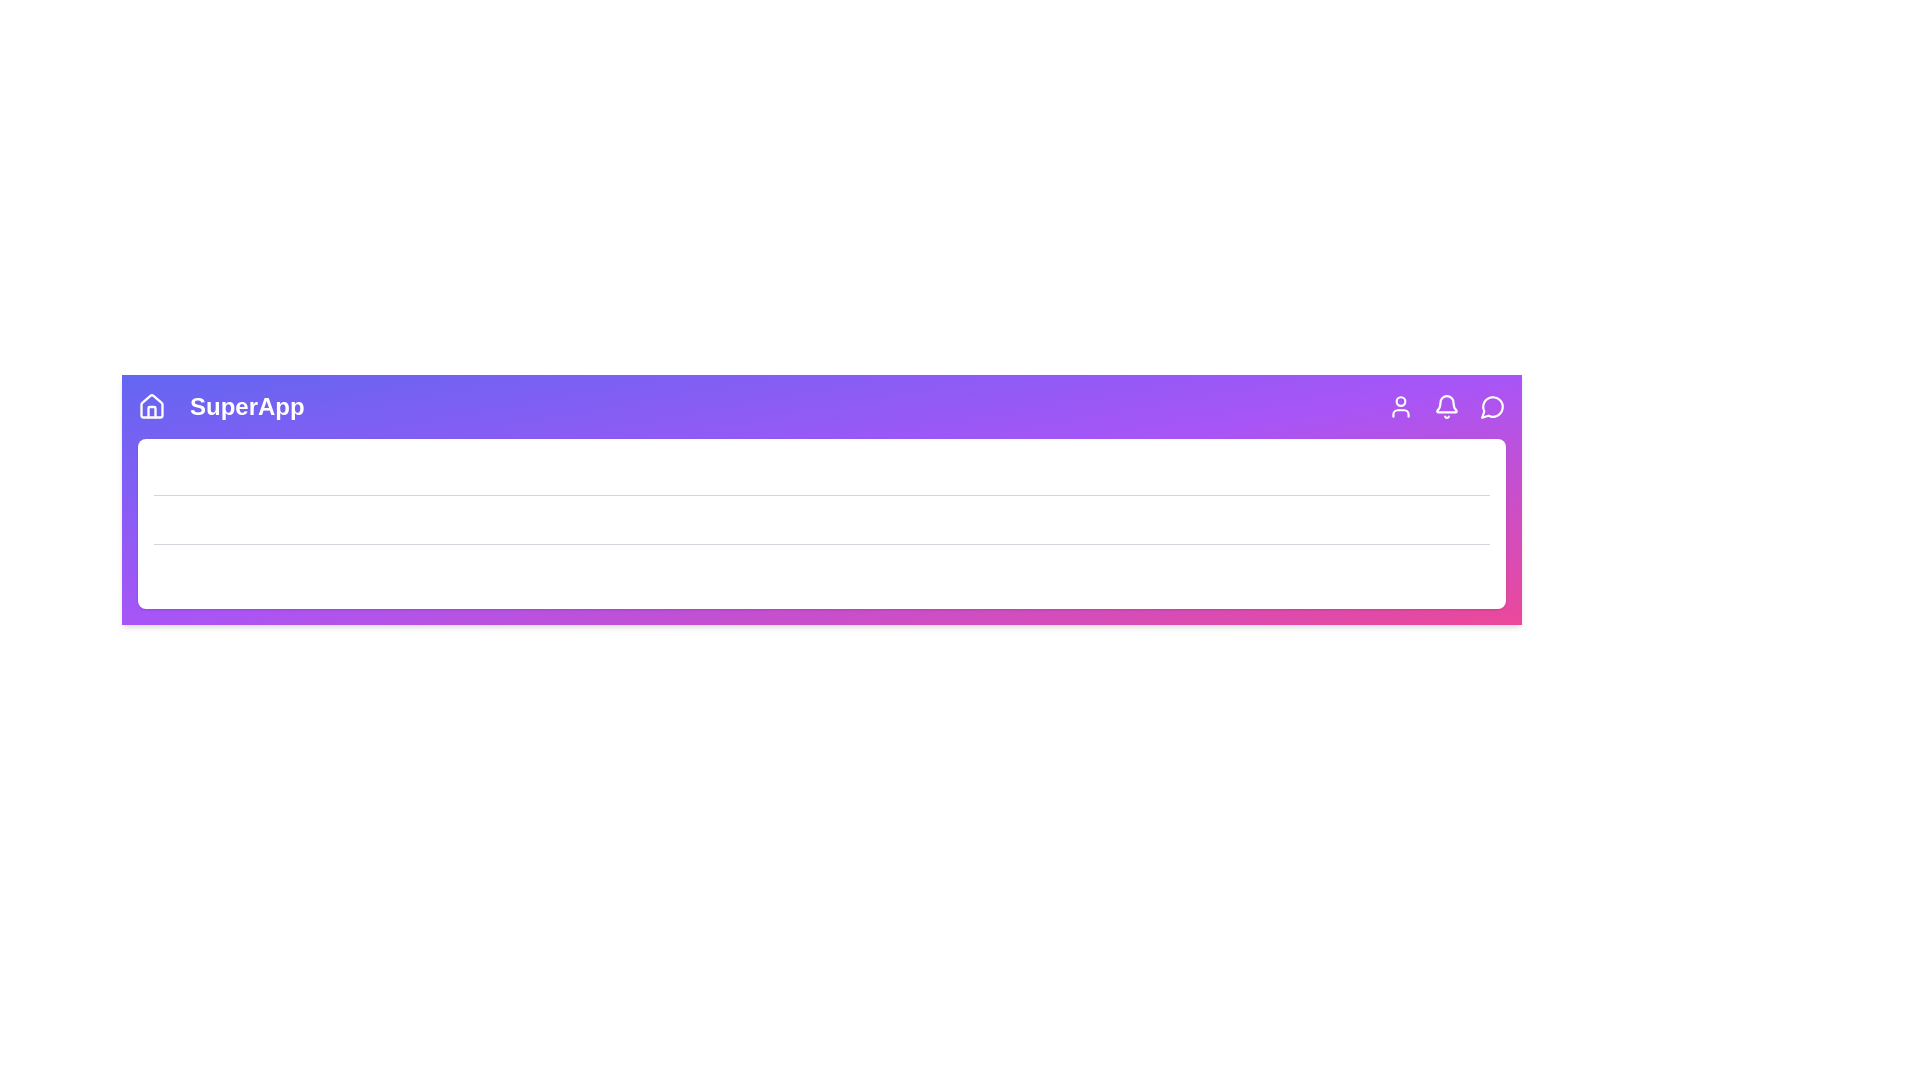 This screenshot has height=1080, width=1920. I want to click on the MessageCircle icon to open the messages section, so click(1492, 406).